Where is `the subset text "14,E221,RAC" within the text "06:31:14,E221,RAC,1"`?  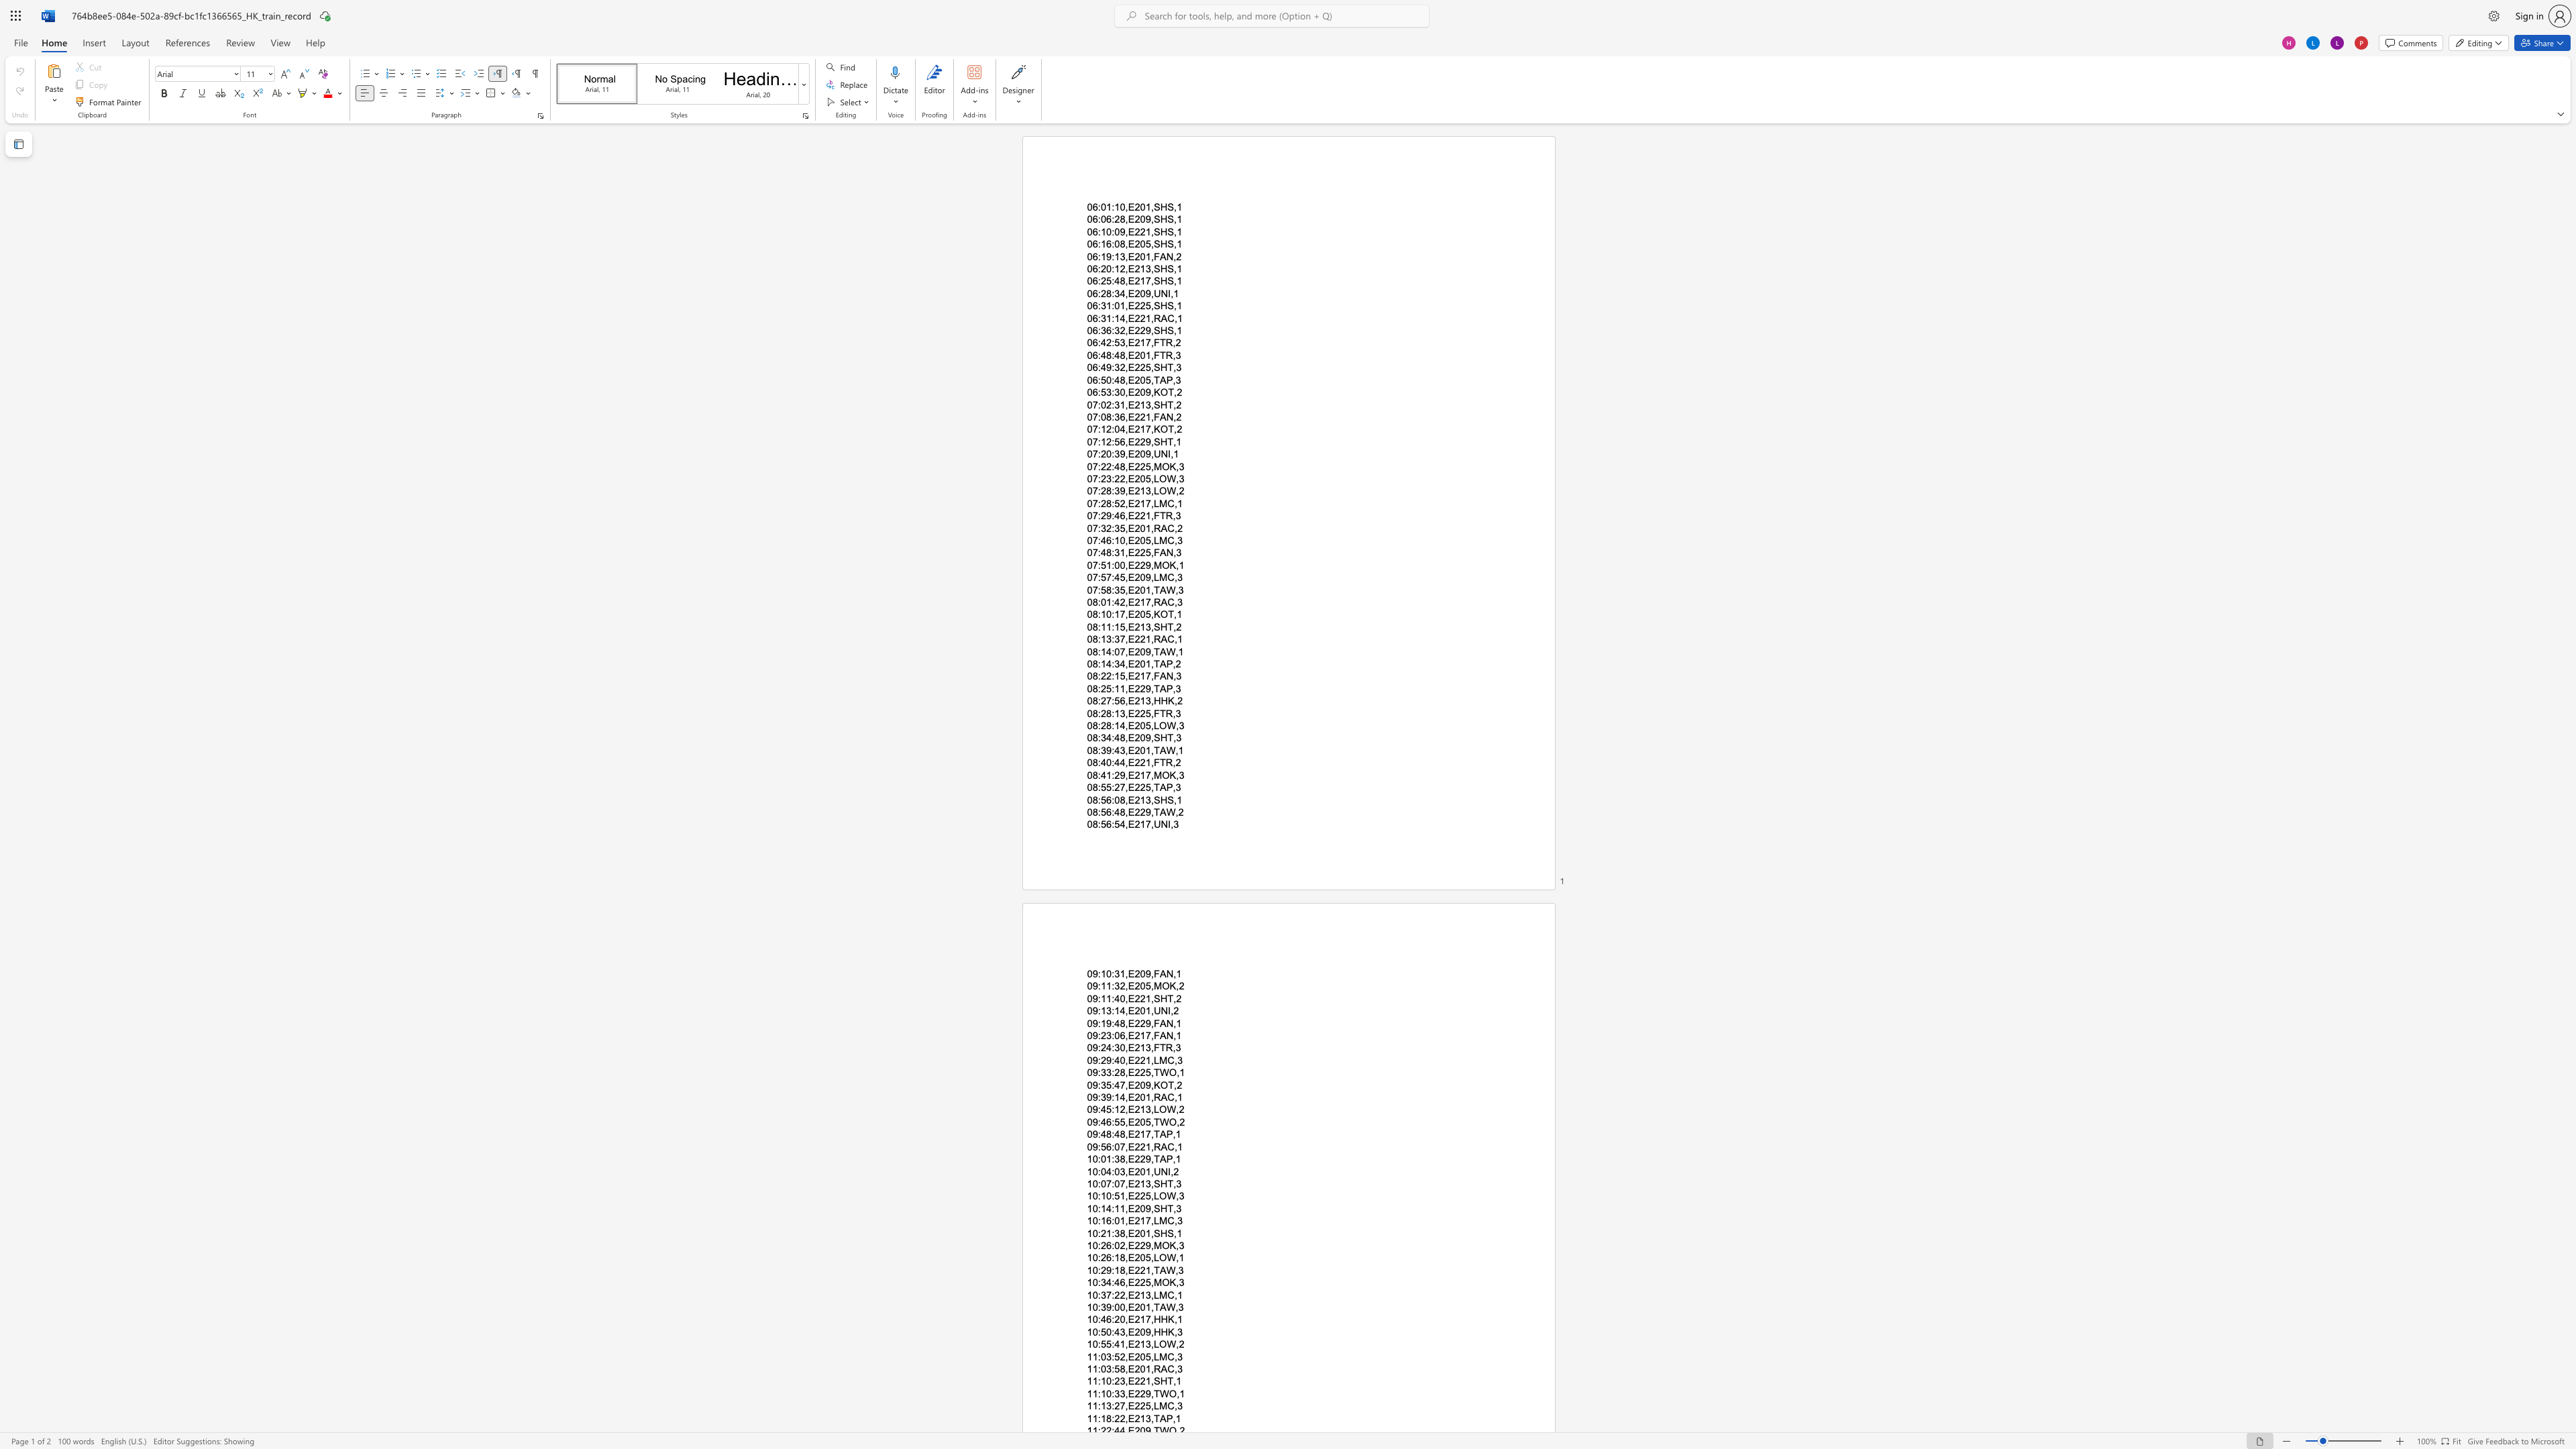 the subset text "14,E221,RAC" within the text "06:31:14,E221,RAC,1" is located at coordinates (1114, 317).